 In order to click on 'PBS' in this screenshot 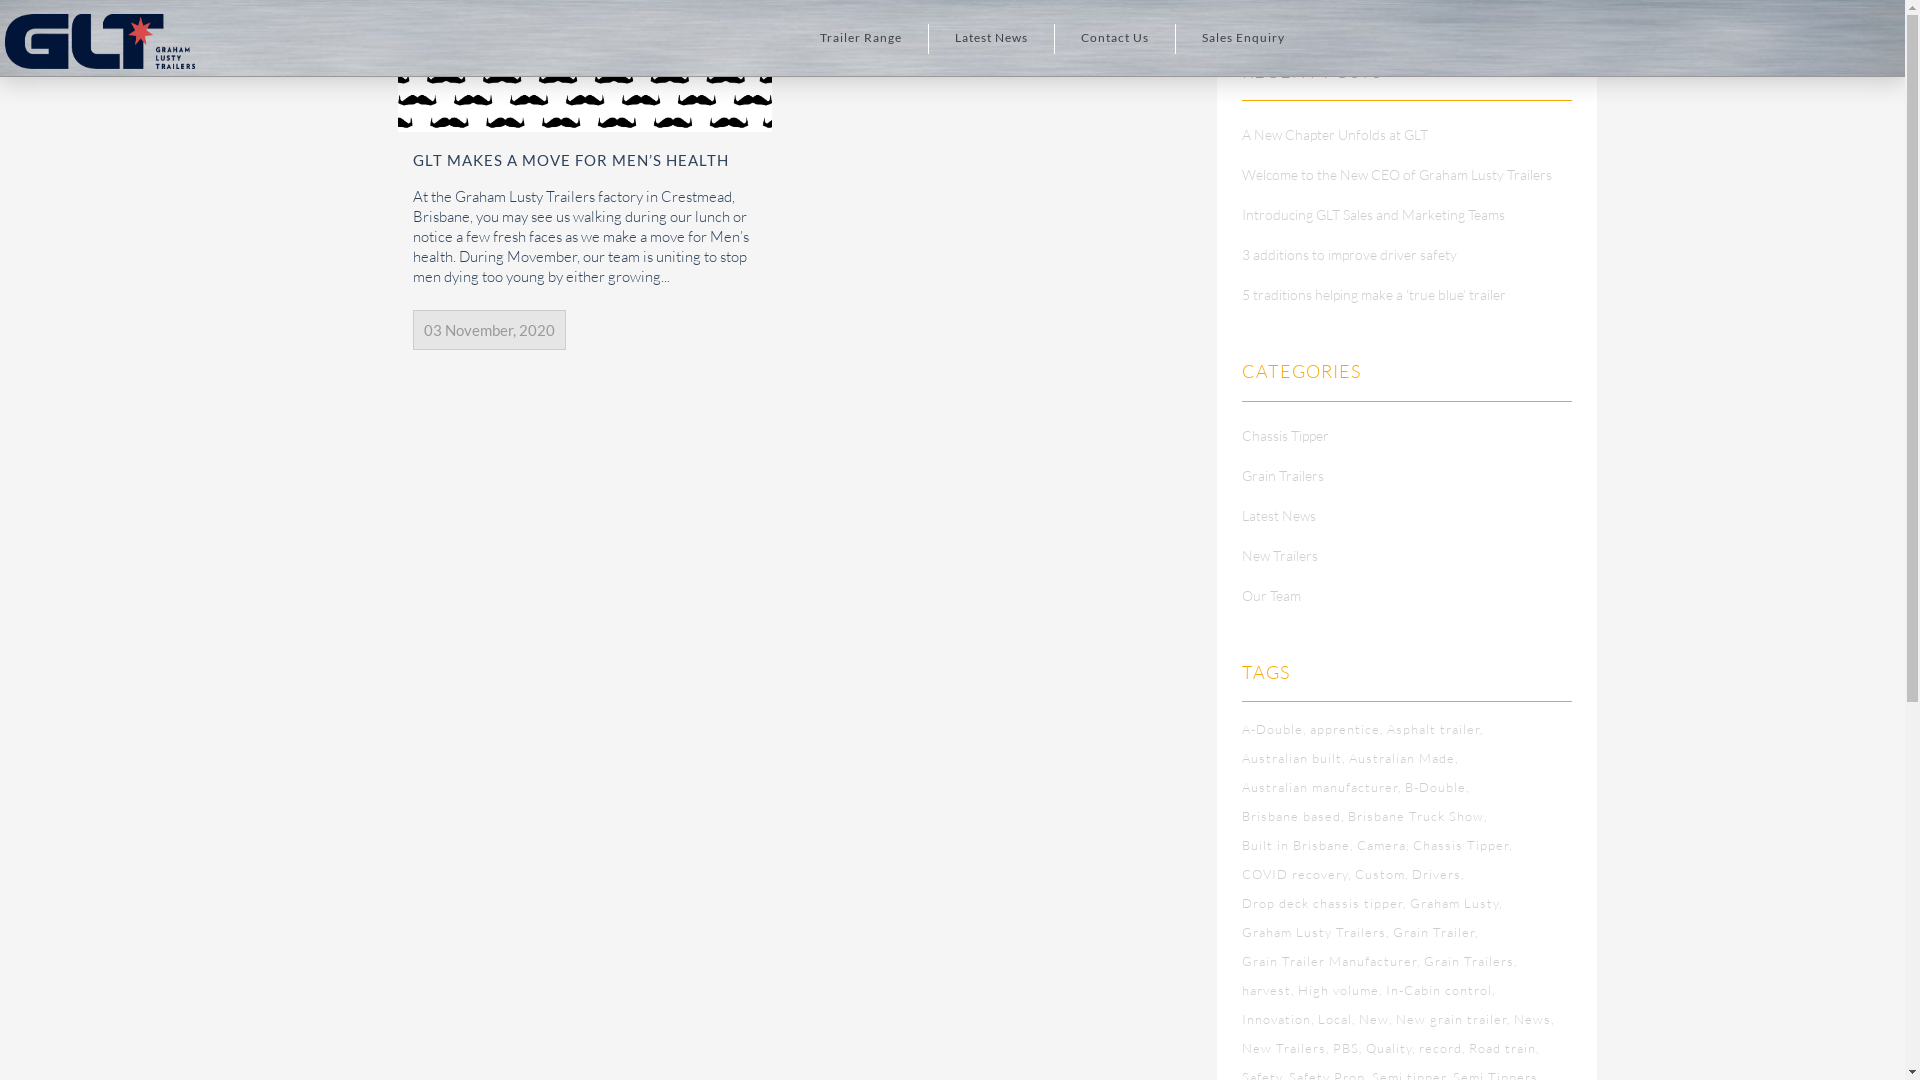, I will do `click(1348, 1047)`.